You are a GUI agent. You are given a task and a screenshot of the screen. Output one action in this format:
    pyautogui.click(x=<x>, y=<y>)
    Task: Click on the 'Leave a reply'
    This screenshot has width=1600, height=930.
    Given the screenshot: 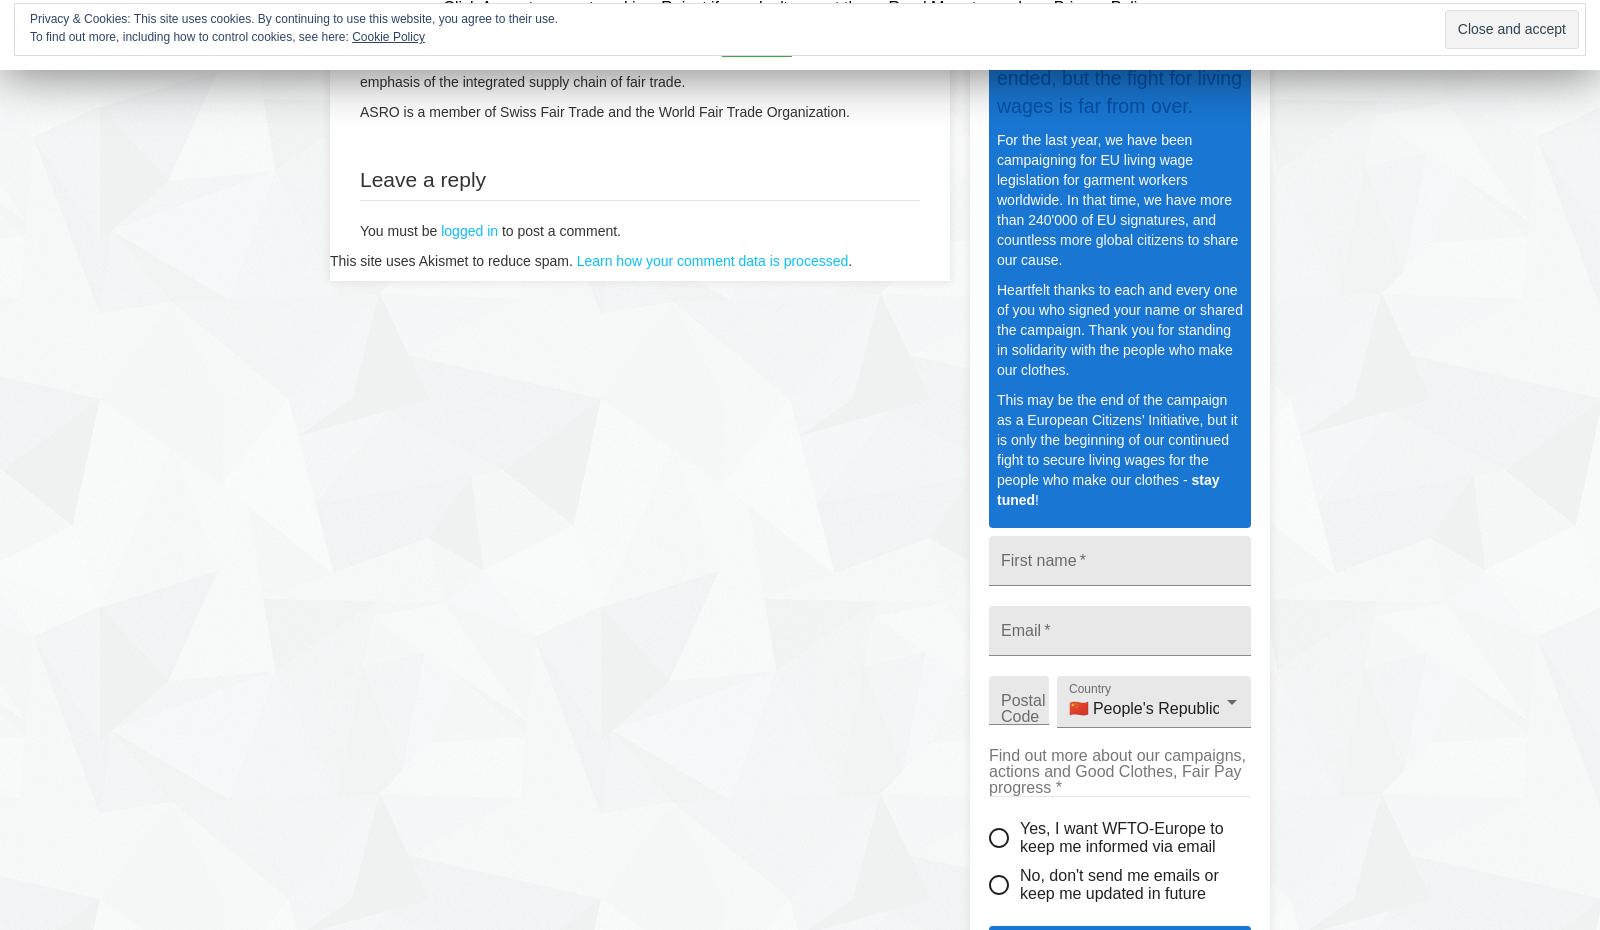 What is the action you would take?
    pyautogui.click(x=422, y=178)
    